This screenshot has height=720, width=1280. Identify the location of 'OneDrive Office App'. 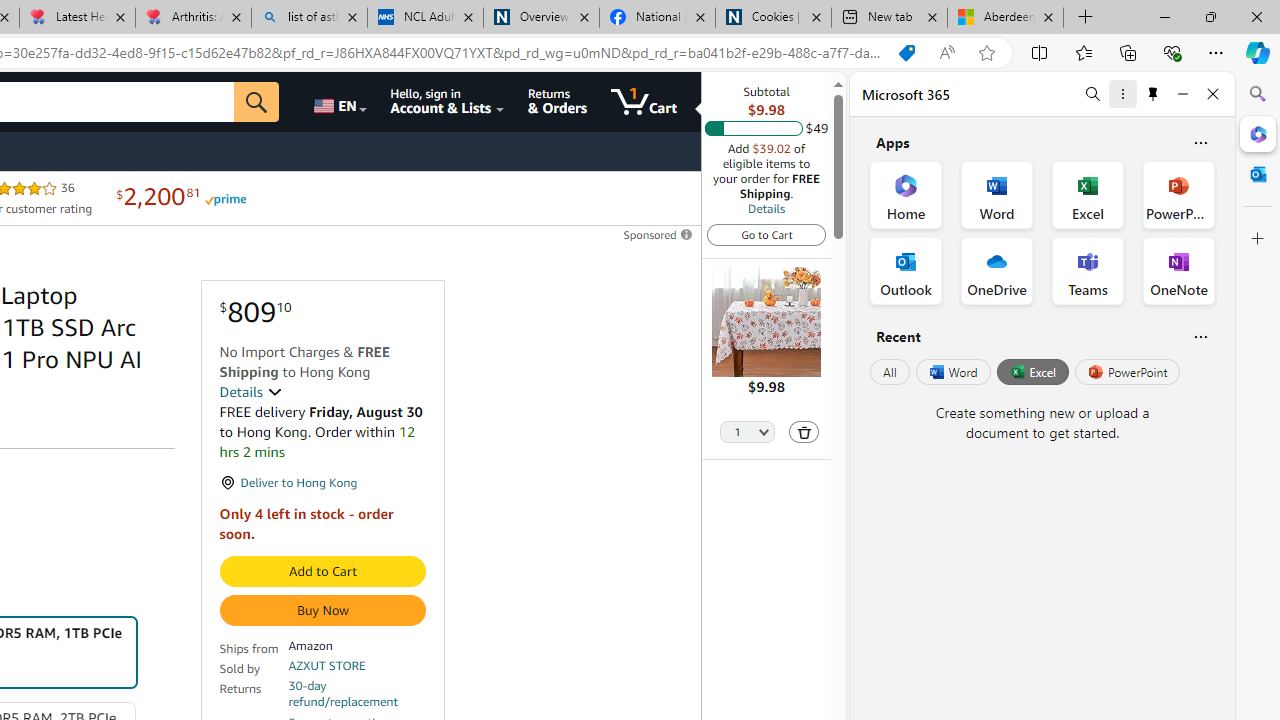
(997, 271).